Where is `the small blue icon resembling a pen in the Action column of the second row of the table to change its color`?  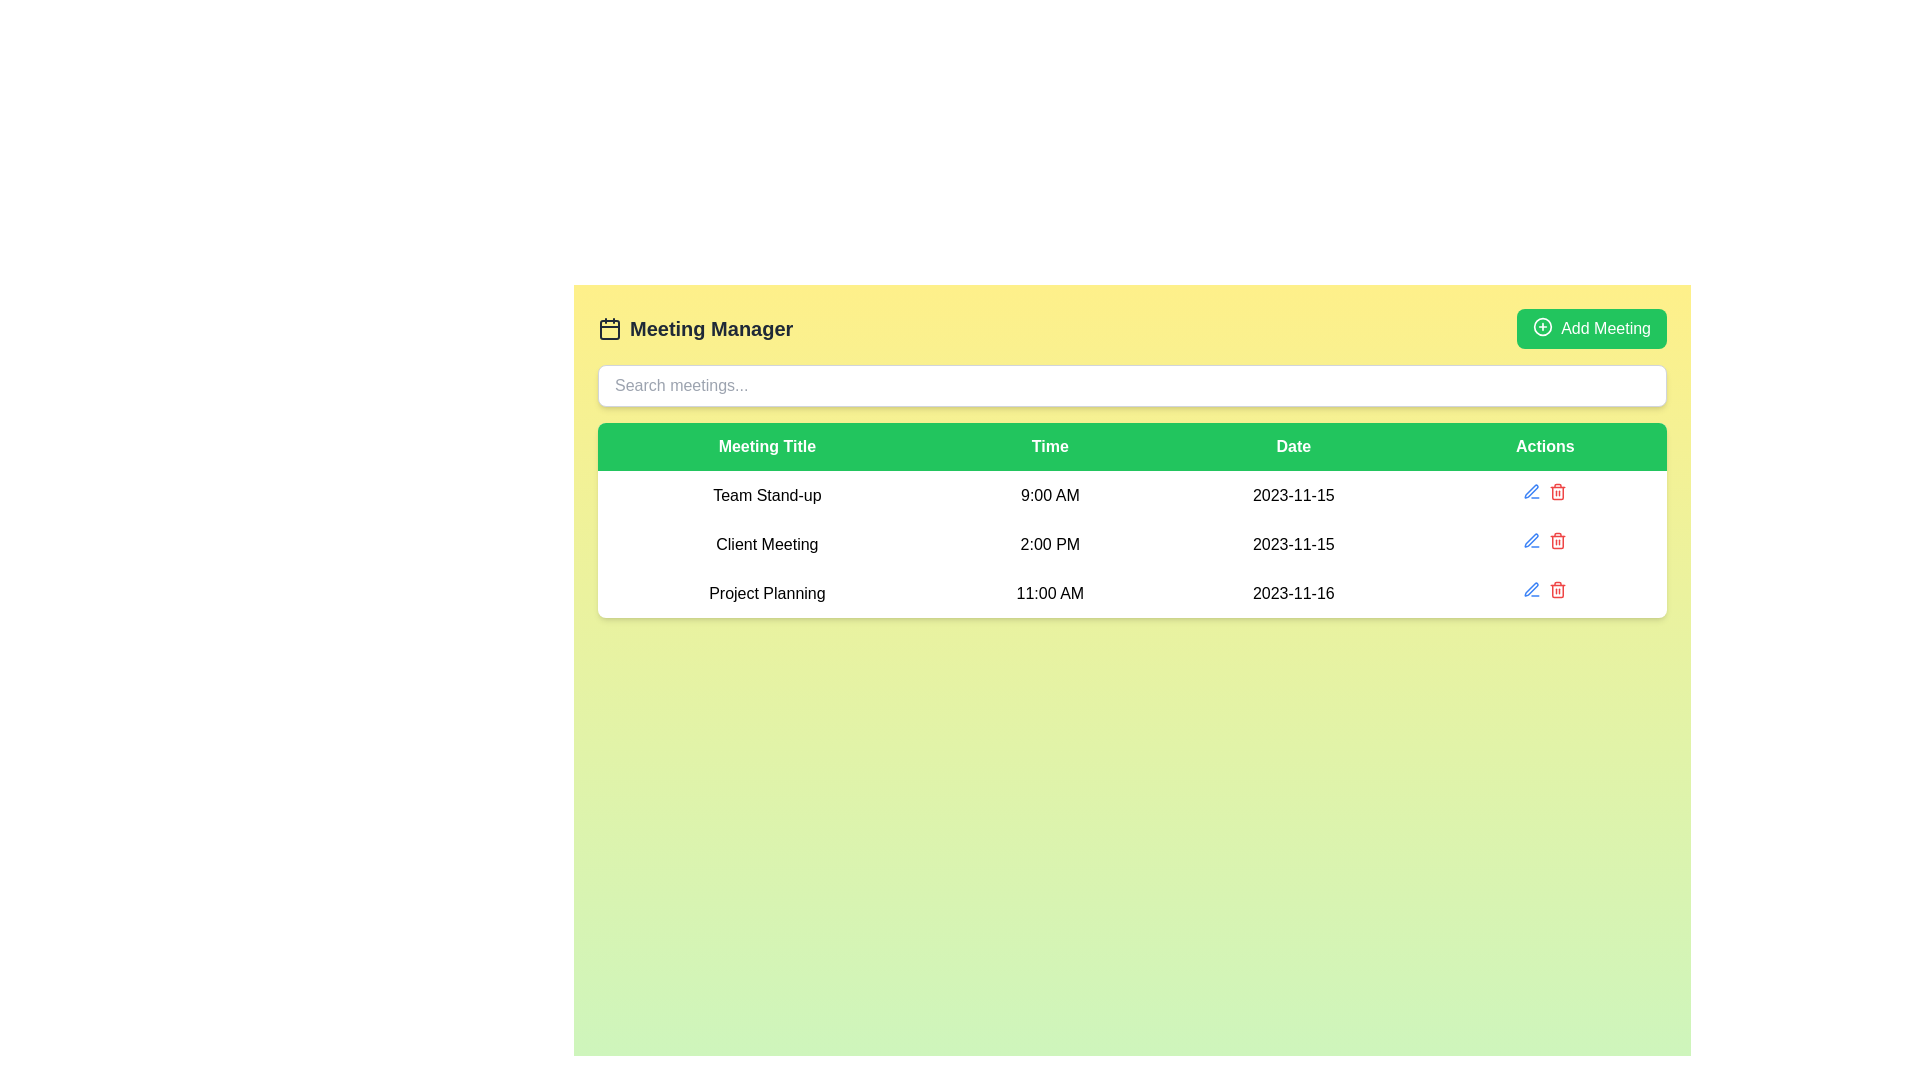
the small blue icon resembling a pen in the Action column of the second row of the table to change its color is located at coordinates (1531, 492).